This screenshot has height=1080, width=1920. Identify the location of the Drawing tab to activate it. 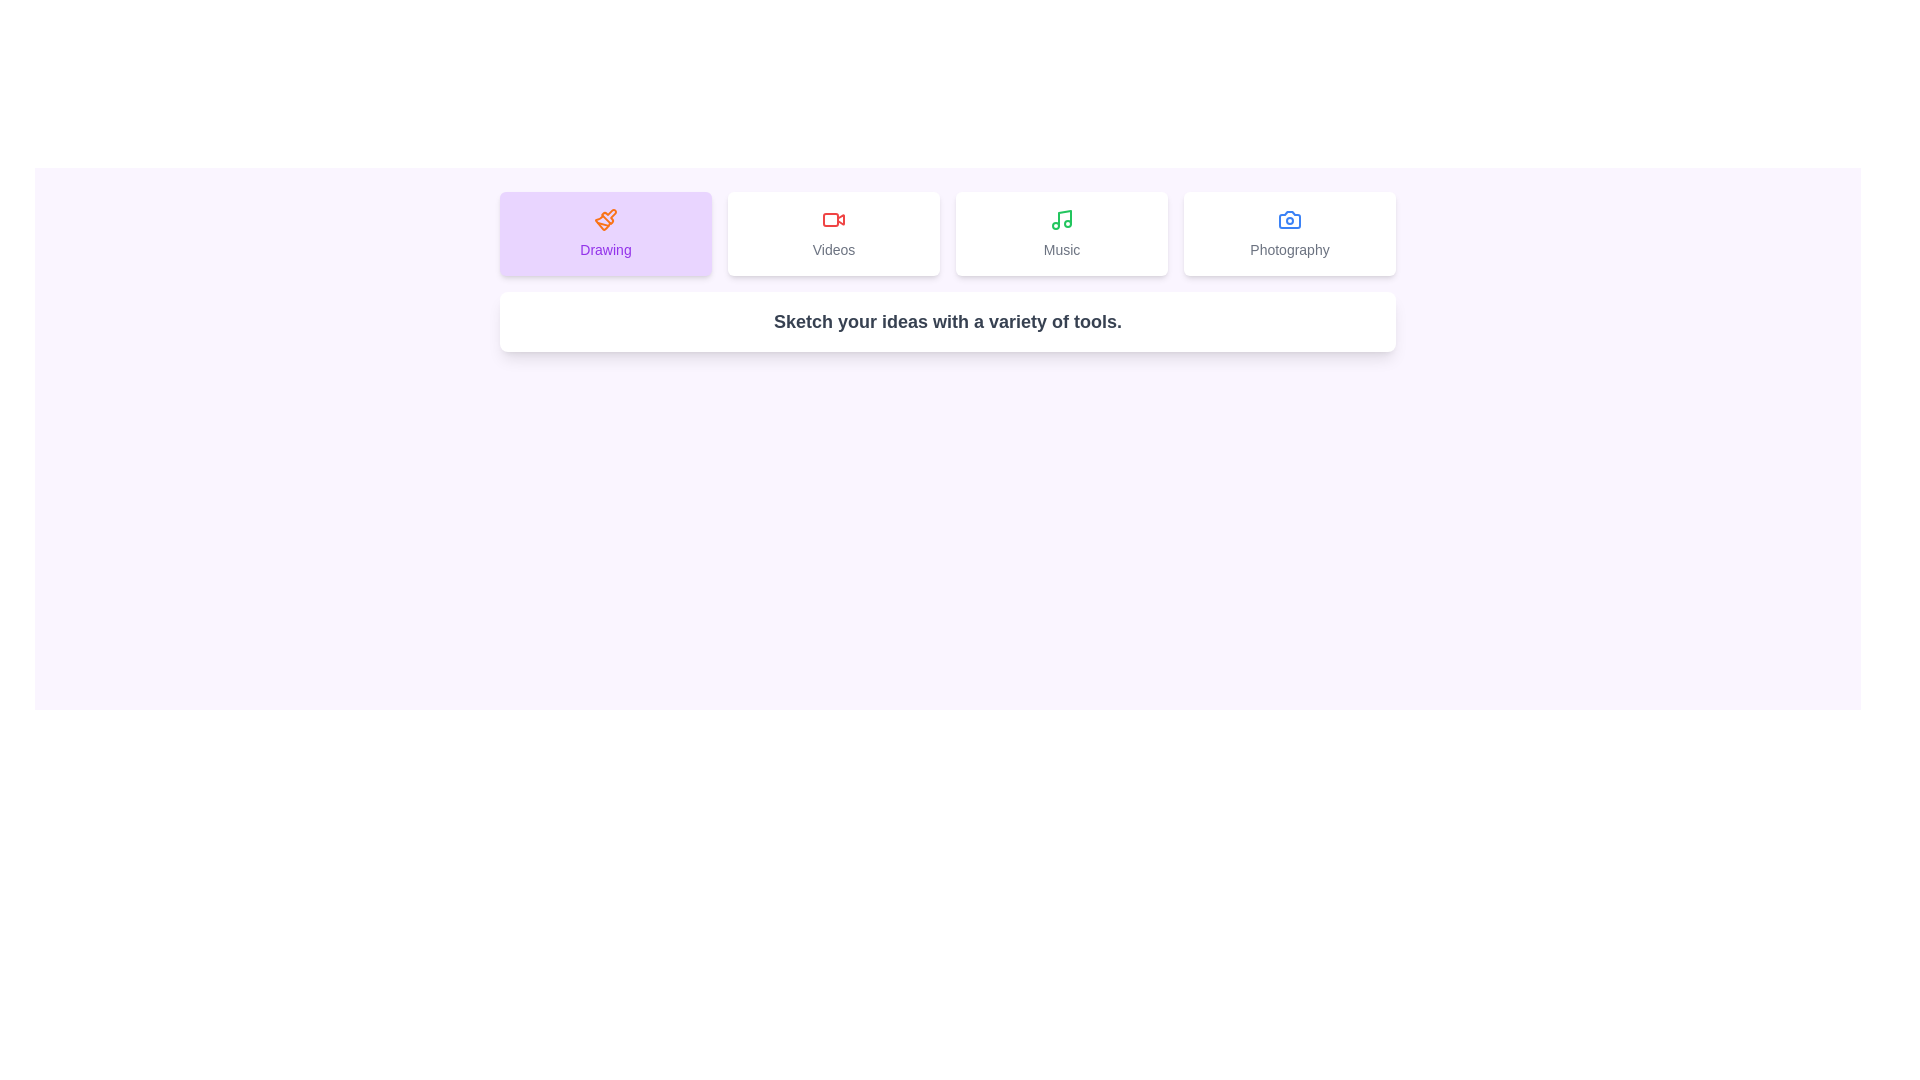
(604, 233).